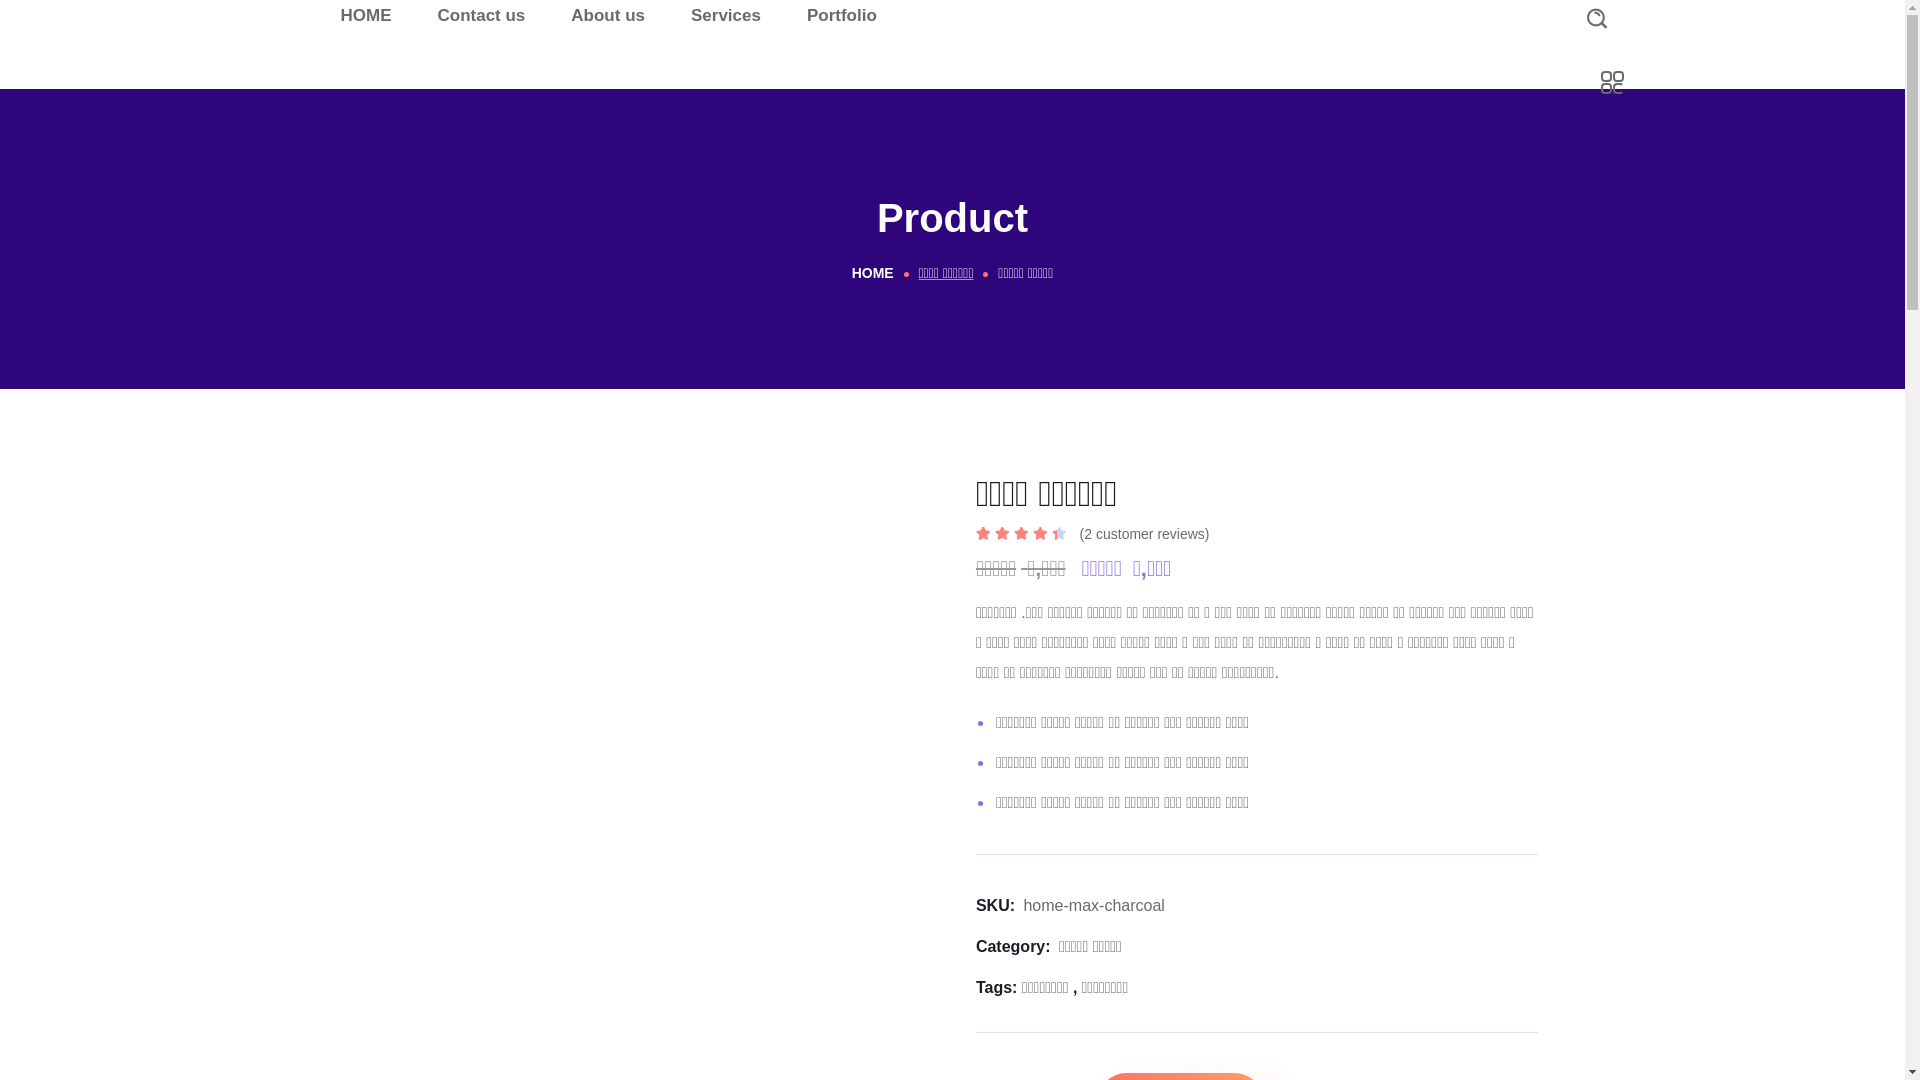  What do you see at coordinates (1145, 532) in the screenshot?
I see `'(2 customer reviews)'` at bounding box center [1145, 532].